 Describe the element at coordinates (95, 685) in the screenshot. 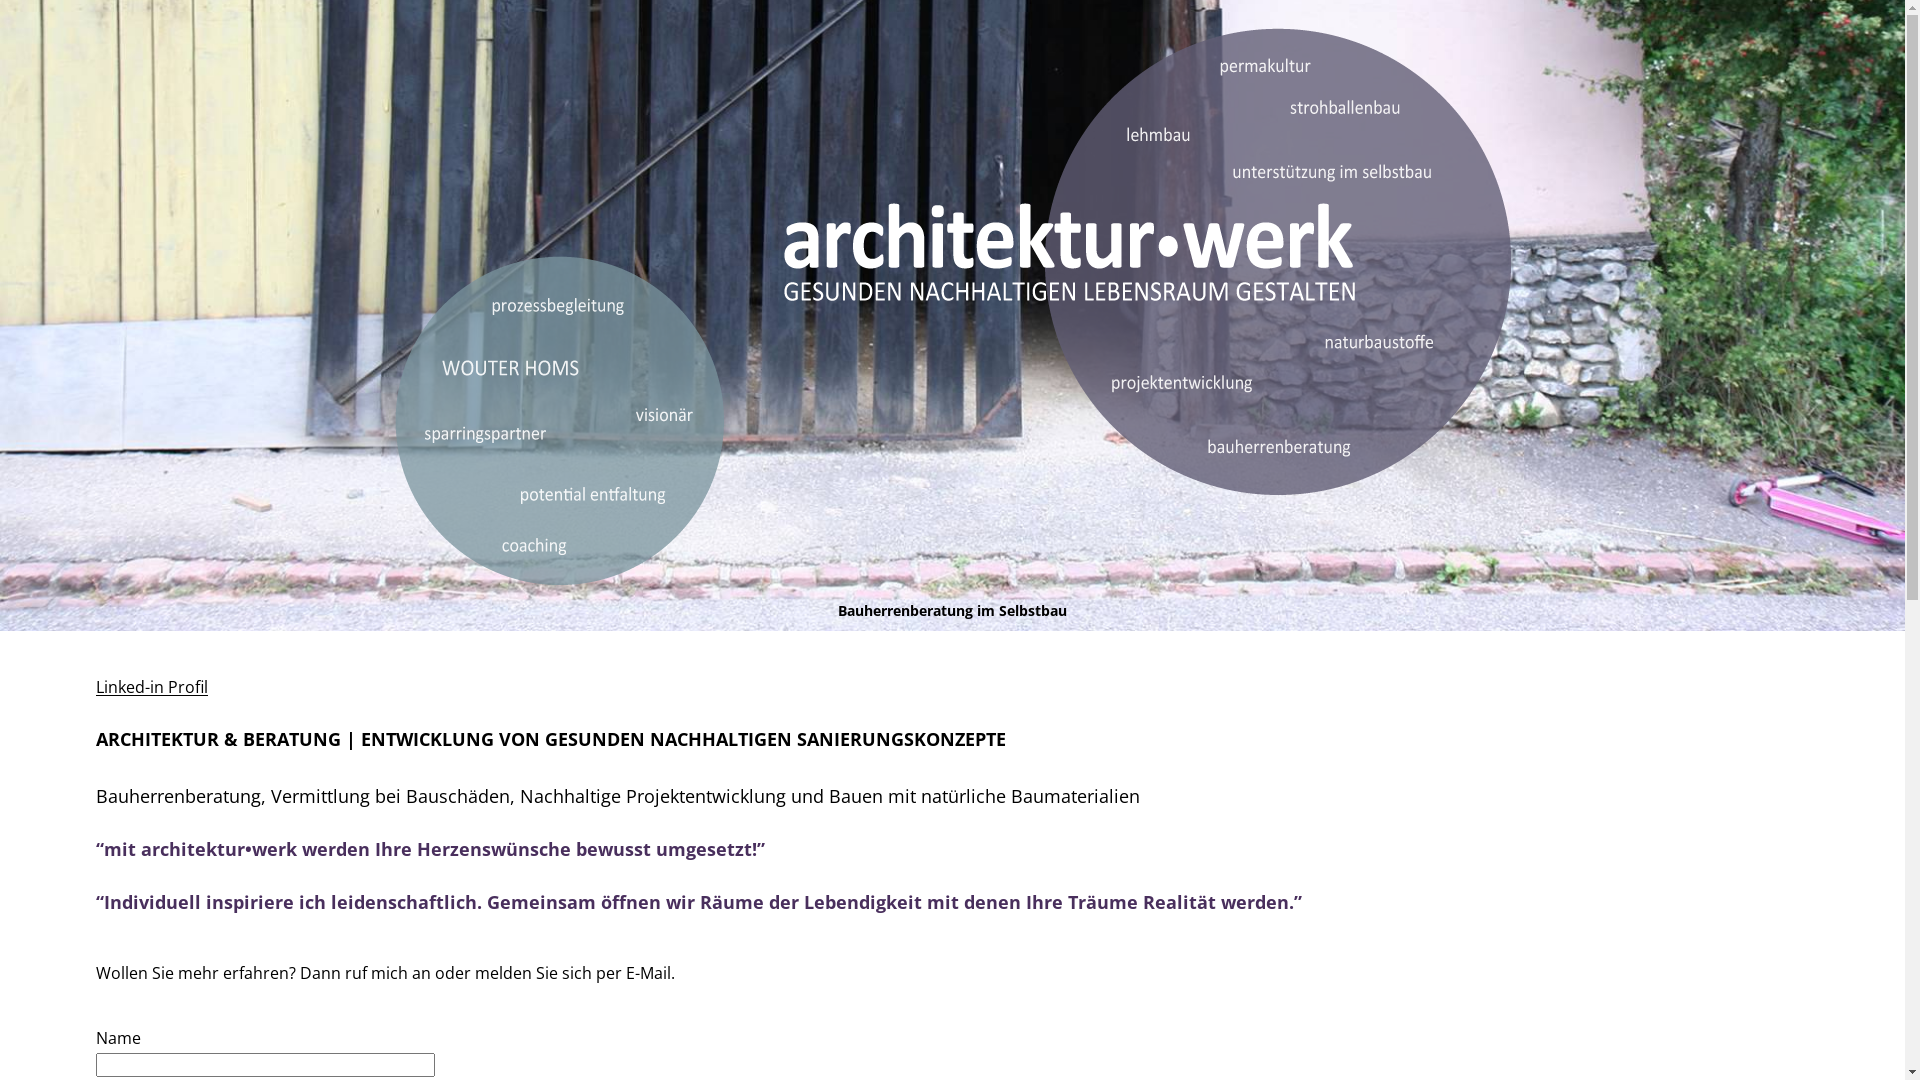

I see `'Linked-in Profil'` at that location.